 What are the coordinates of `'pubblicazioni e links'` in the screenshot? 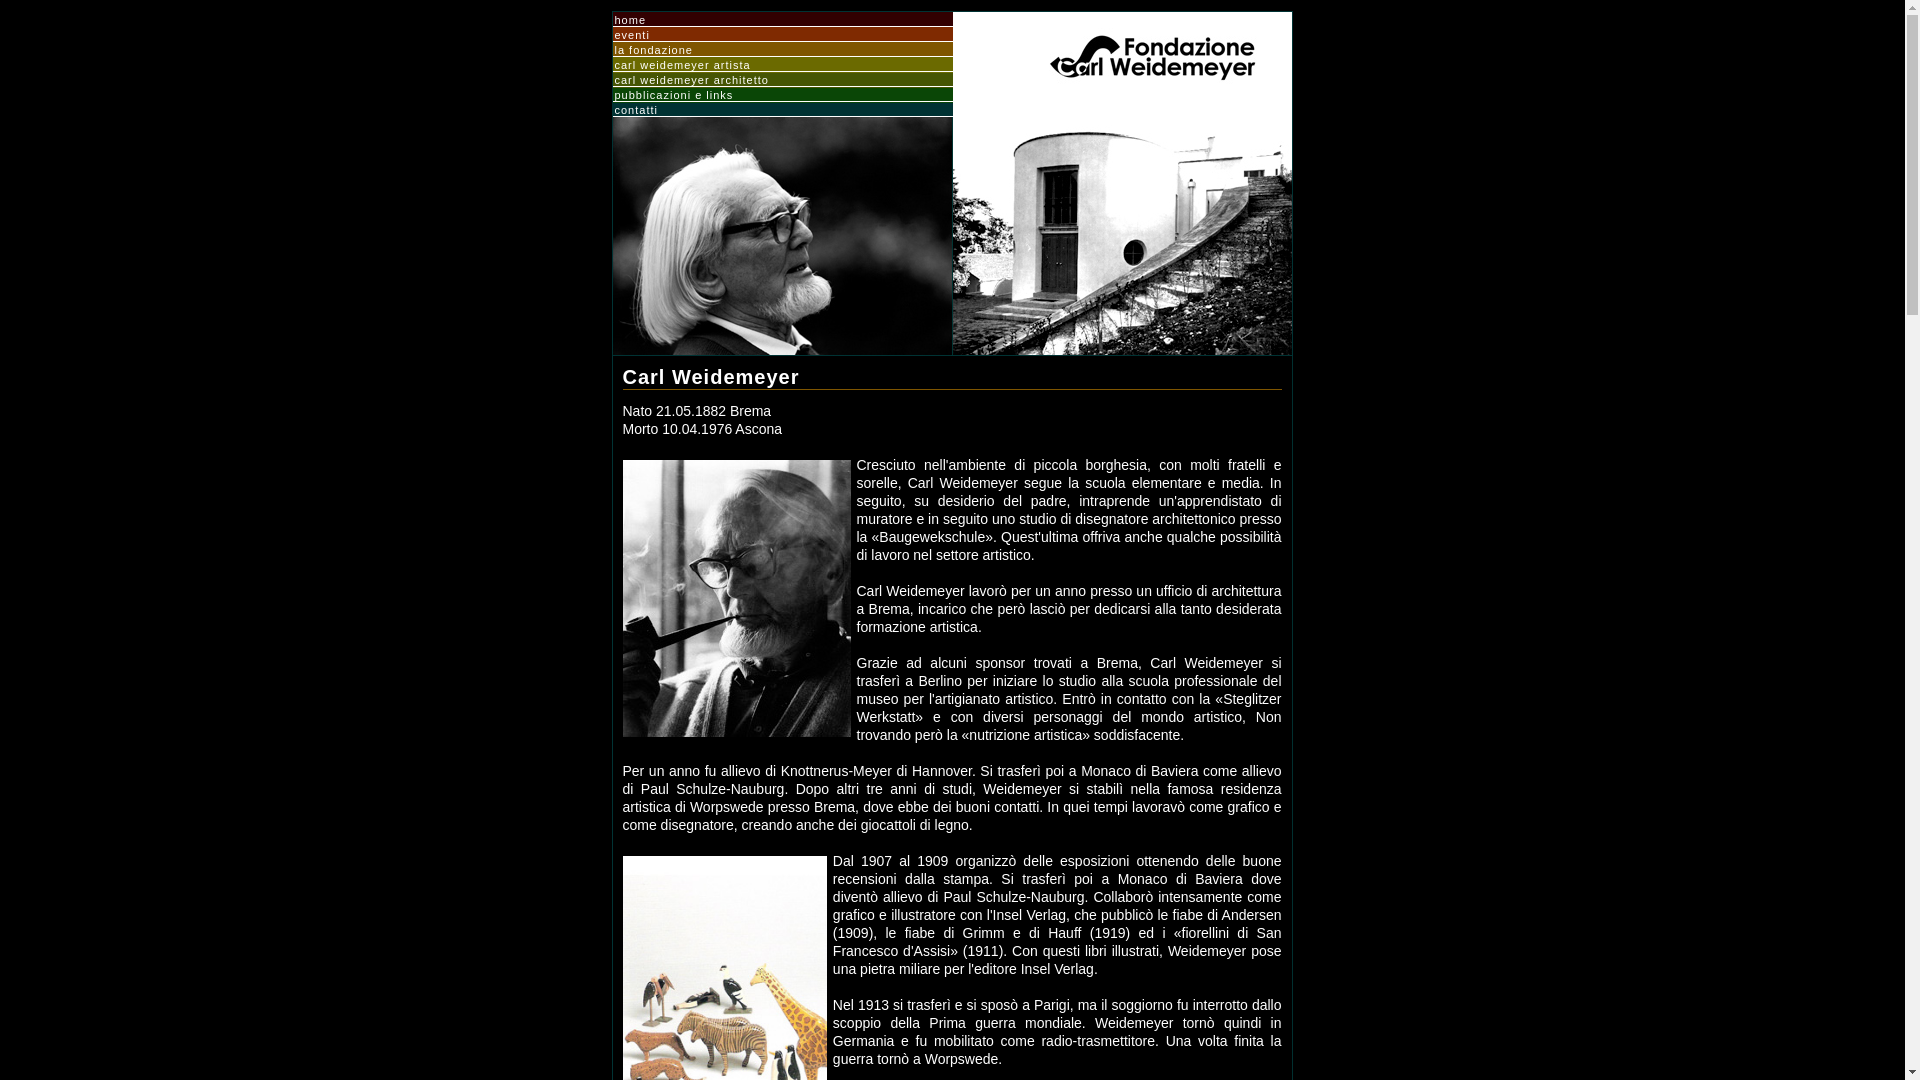 It's located at (781, 95).